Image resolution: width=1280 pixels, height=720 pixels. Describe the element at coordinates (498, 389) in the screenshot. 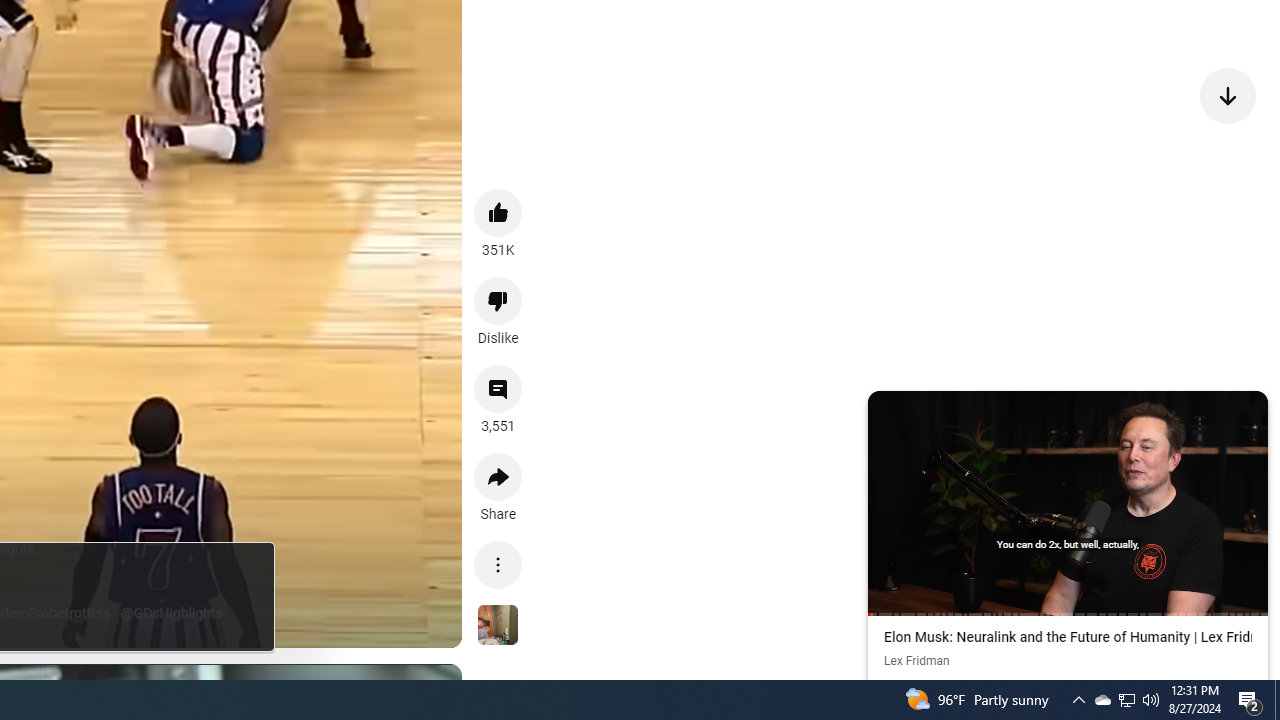

I see `'View 3,551 comments'` at that location.